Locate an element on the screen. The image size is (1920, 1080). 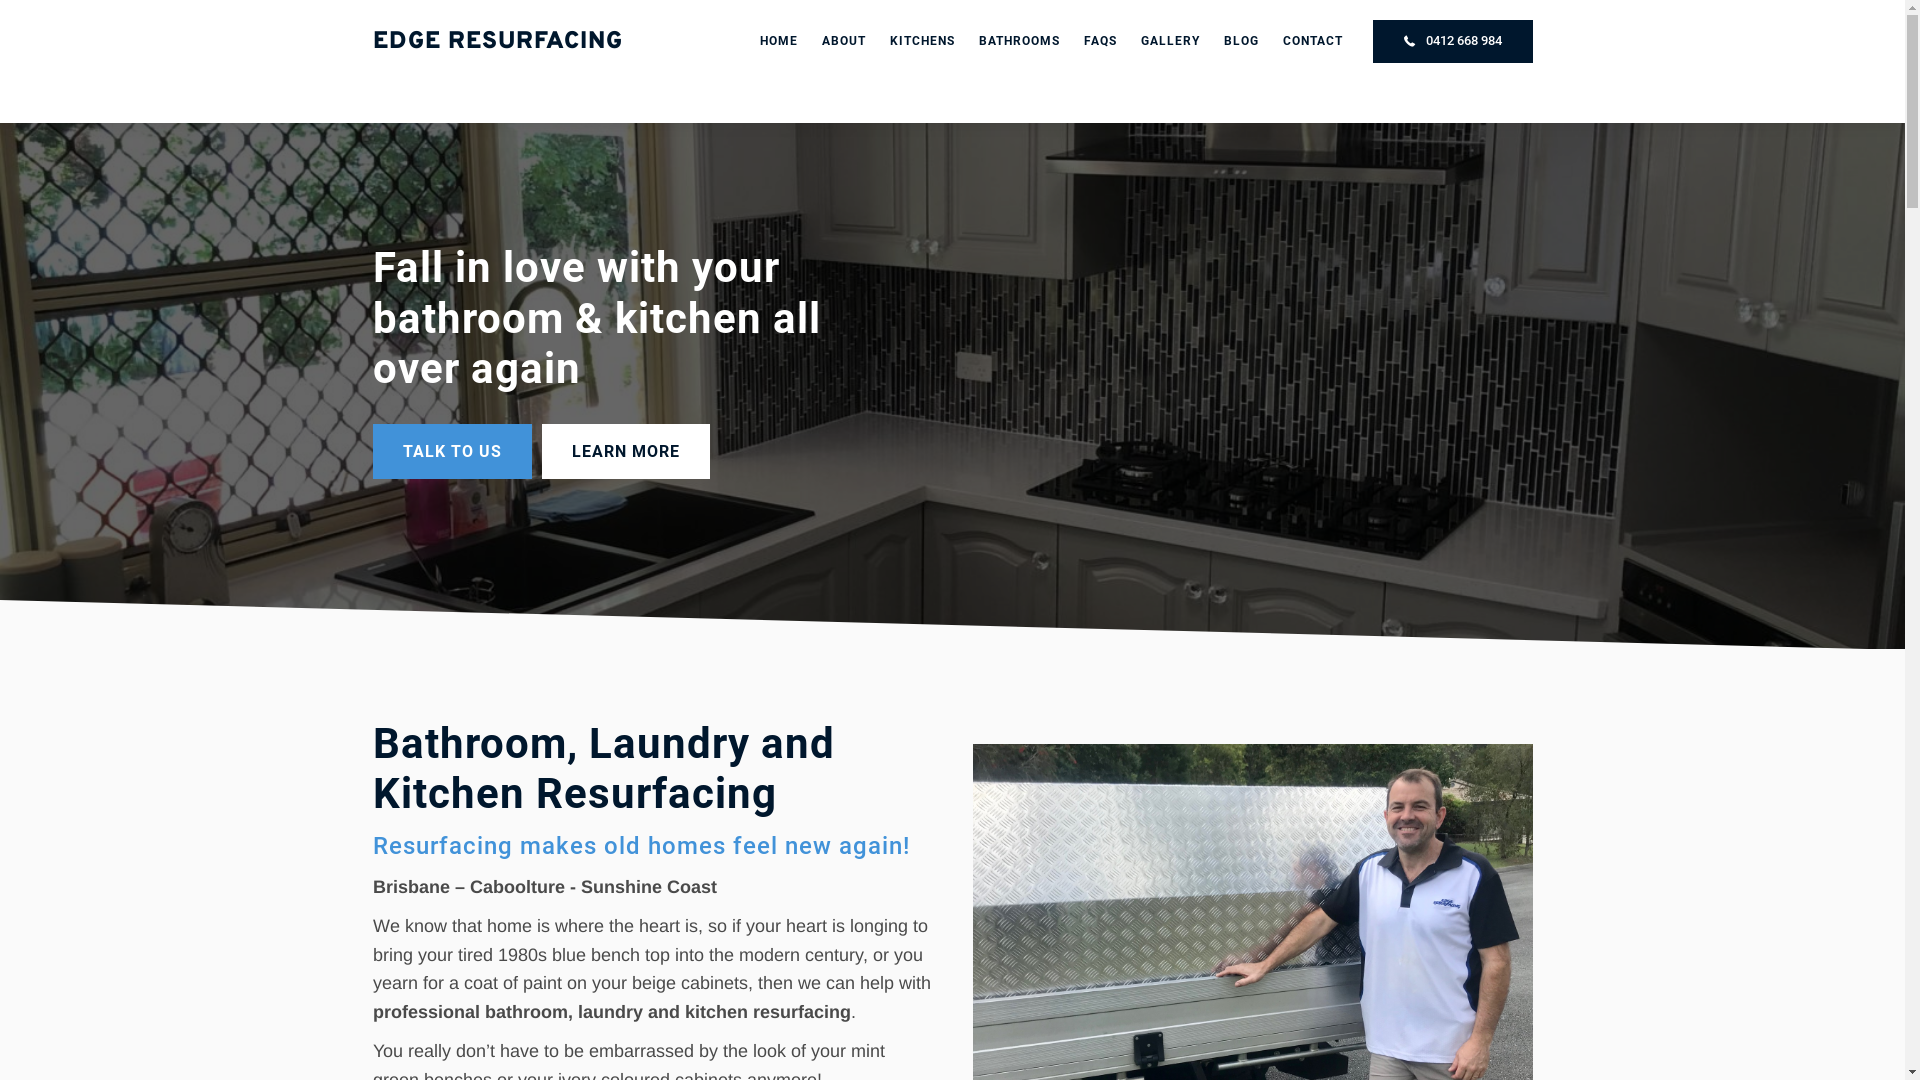
'BATHROOMS' is located at coordinates (1018, 41).